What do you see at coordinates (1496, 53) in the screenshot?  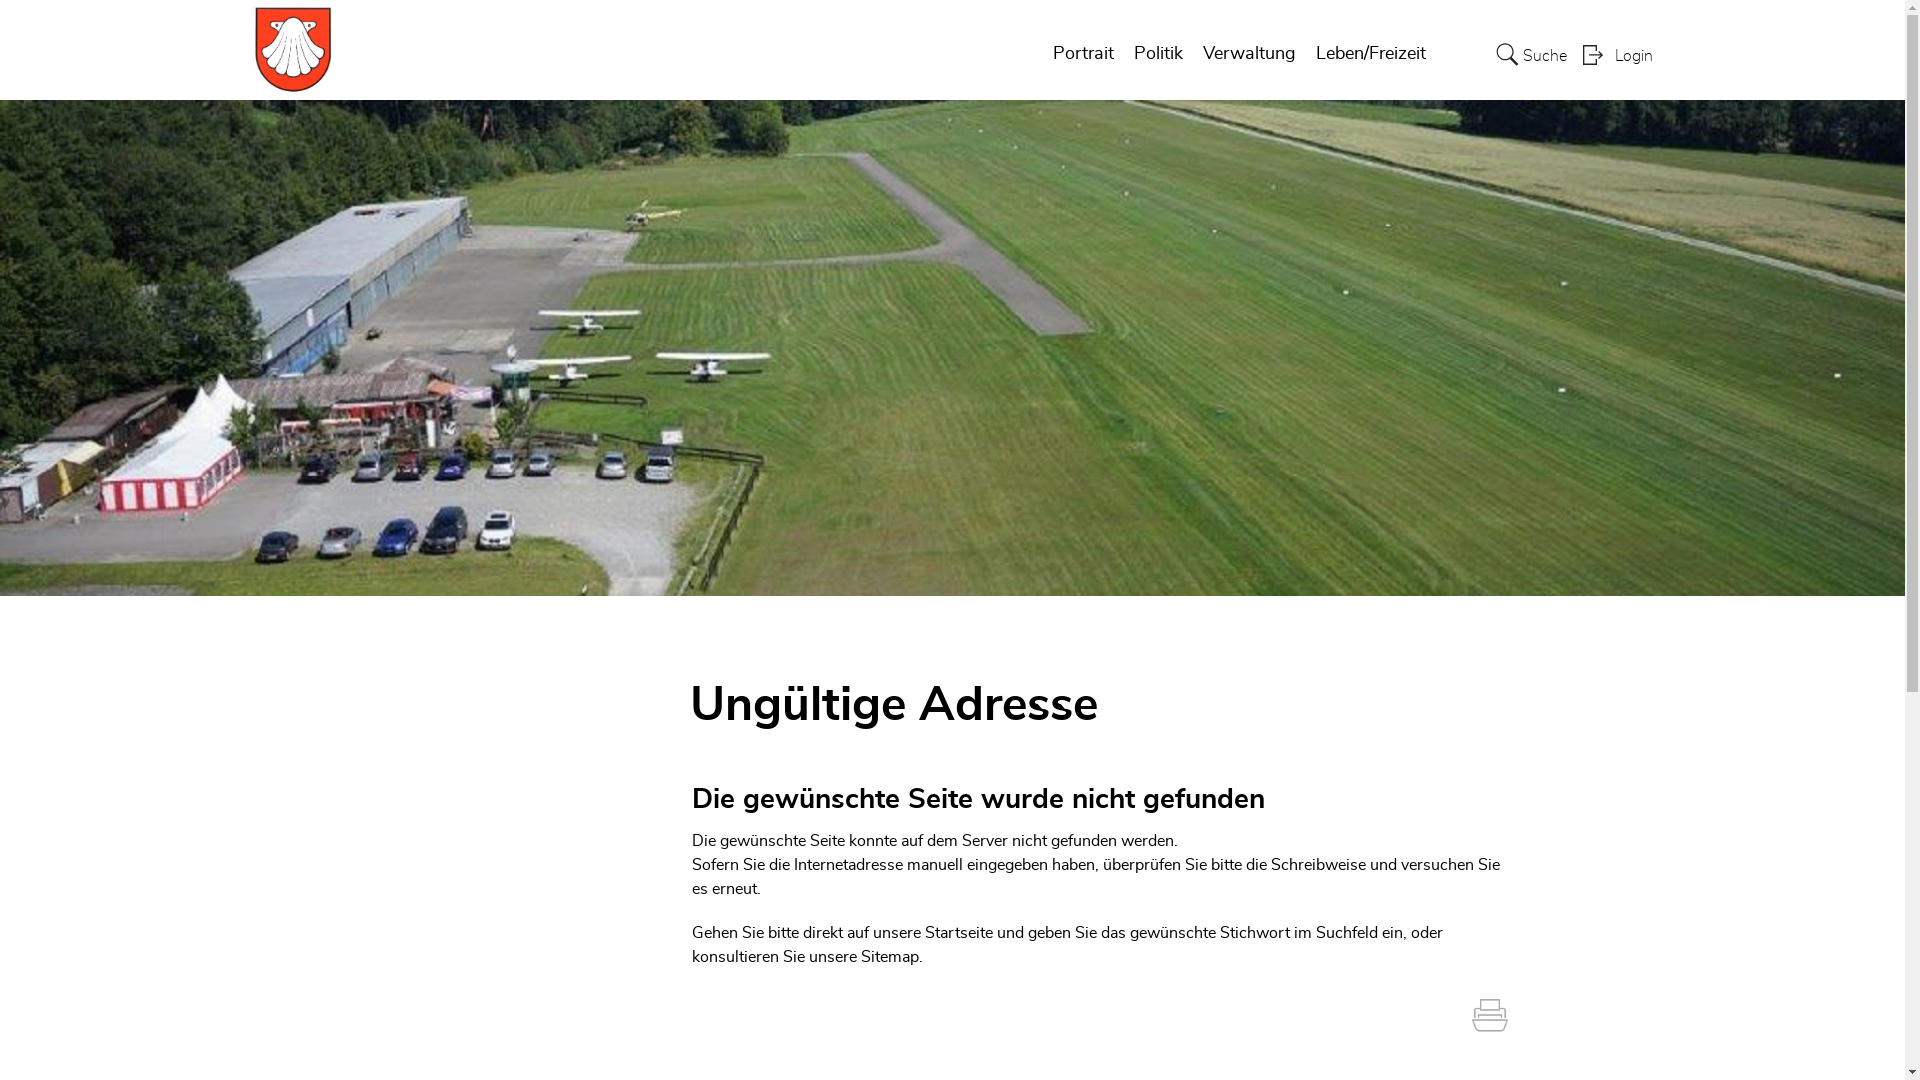 I see `'Suche'` at bounding box center [1496, 53].